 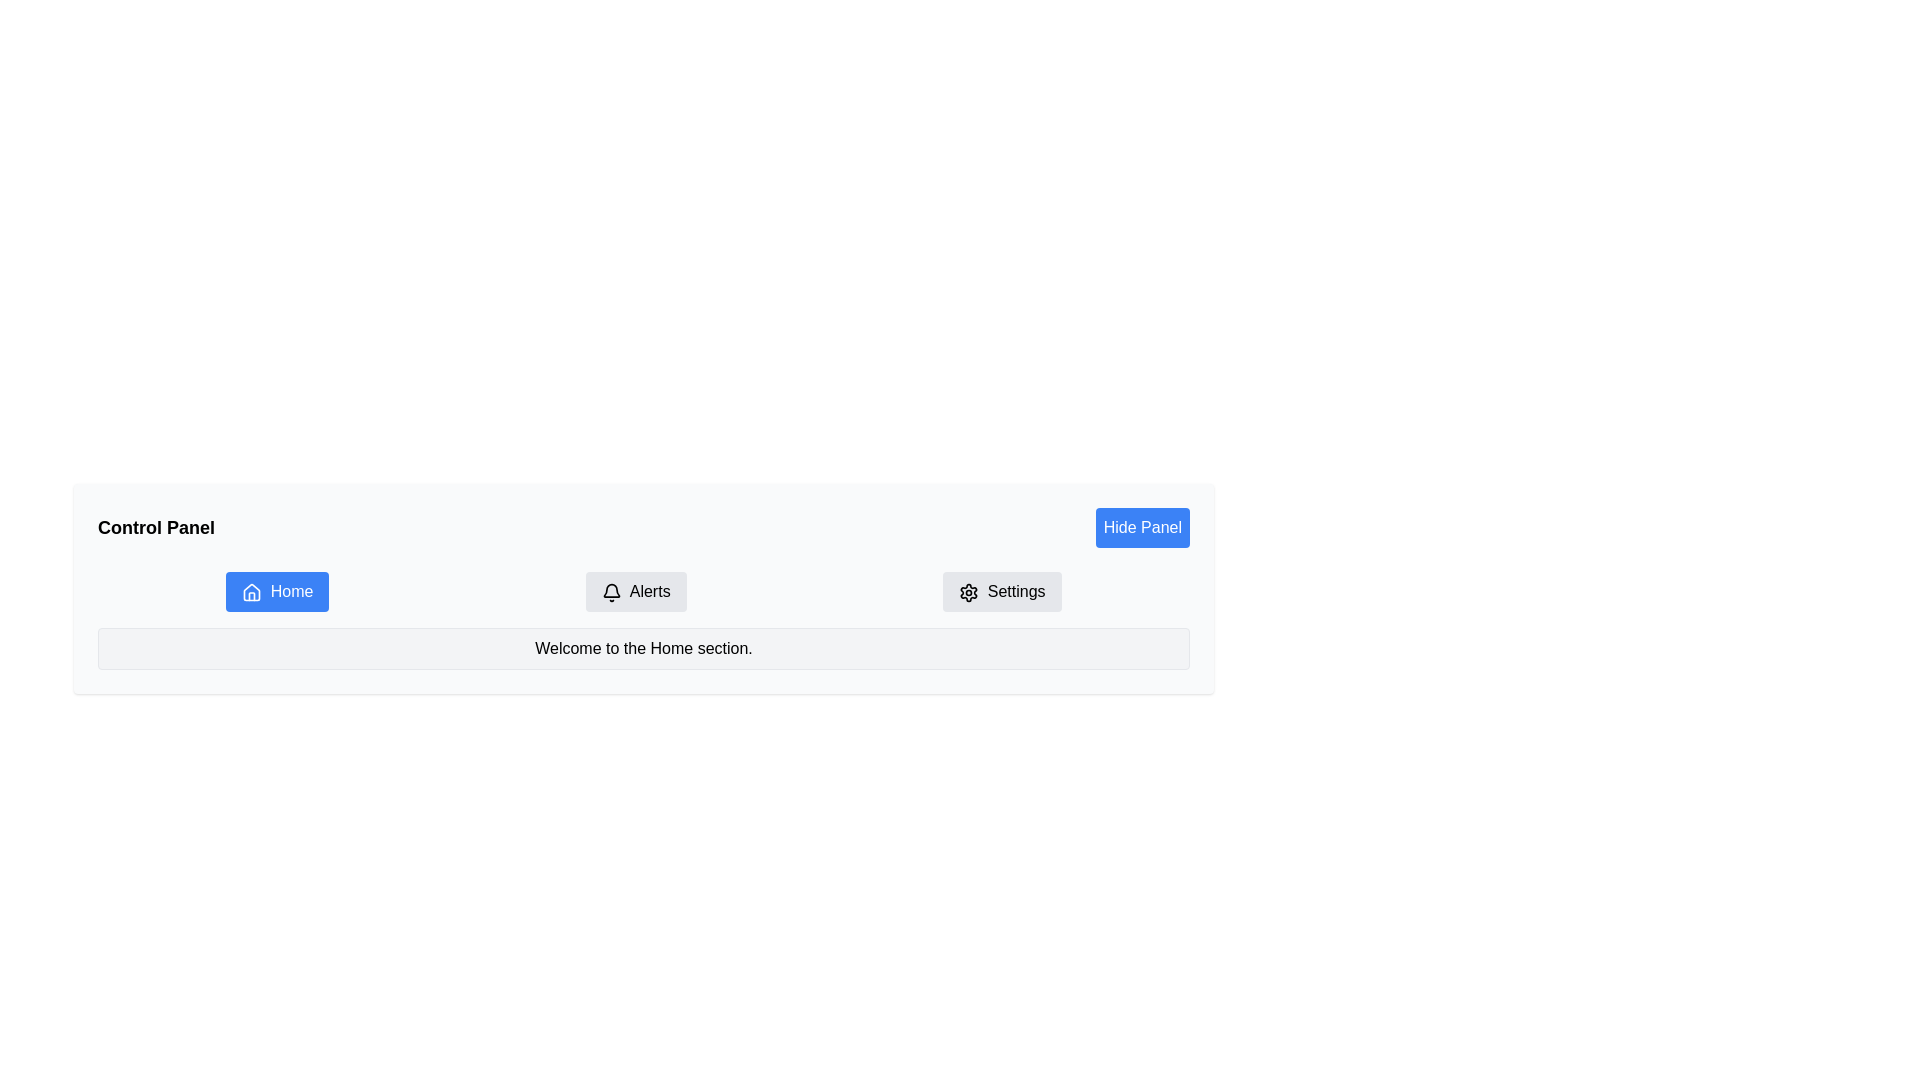 What do you see at coordinates (1002, 590) in the screenshot?
I see `the 'Settings' button located at the far right of the navigation menu bar, which has a light gray background and a gear icon to its left` at bounding box center [1002, 590].